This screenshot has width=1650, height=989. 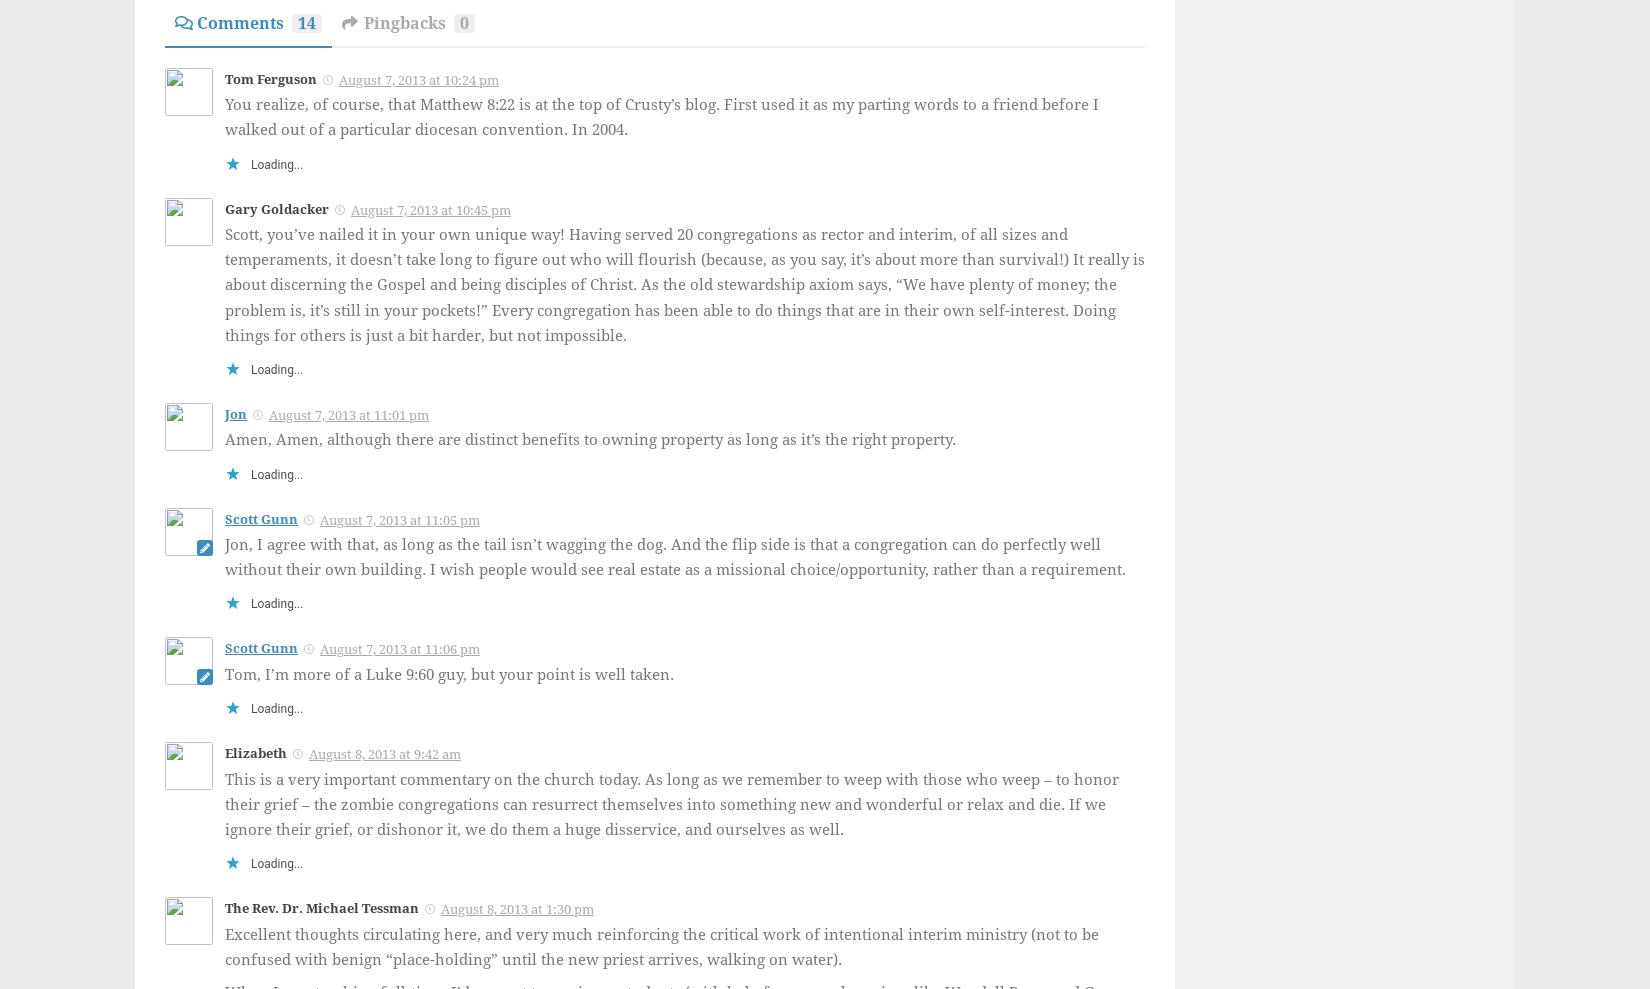 What do you see at coordinates (319, 649) in the screenshot?
I see `'August 7, 2013 at 11:06 pm'` at bounding box center [319, 649].